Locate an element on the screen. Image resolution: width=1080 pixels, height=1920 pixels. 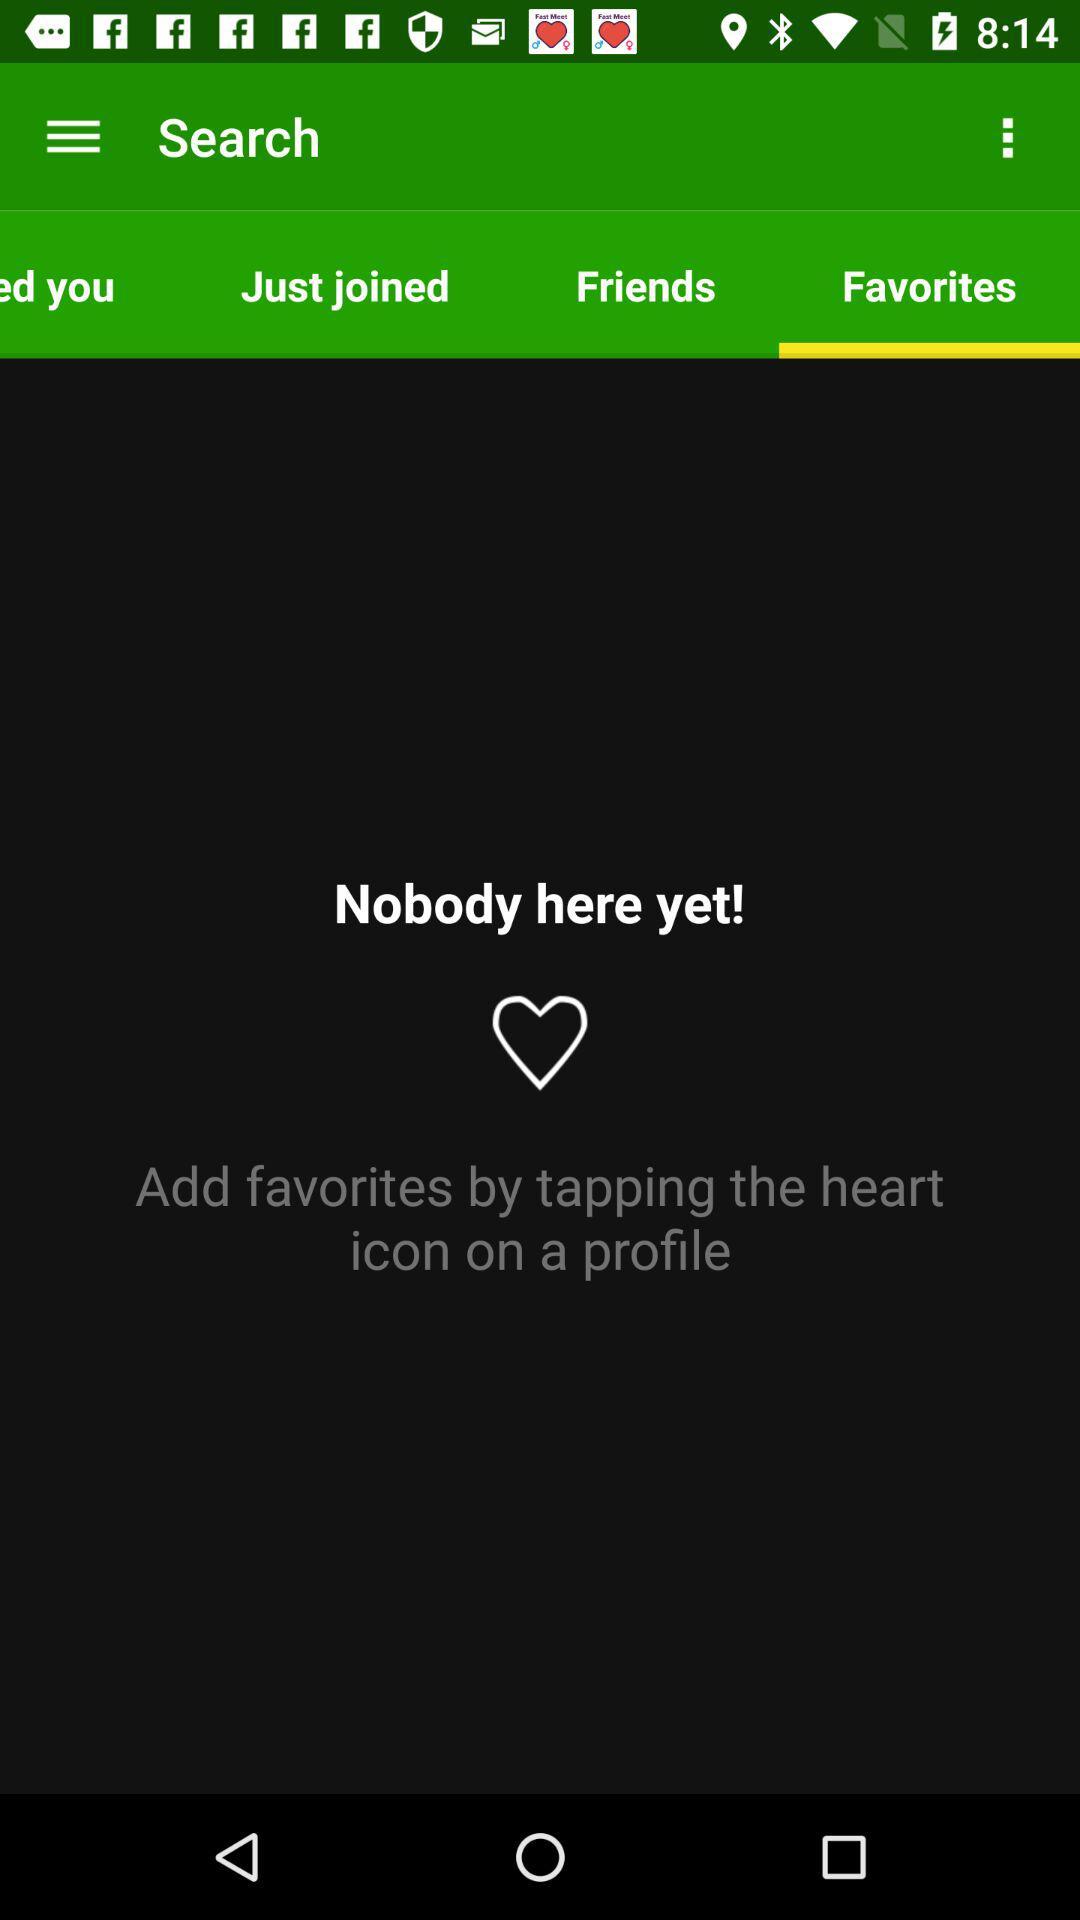
the friends app is located at coordinates (646, 283).